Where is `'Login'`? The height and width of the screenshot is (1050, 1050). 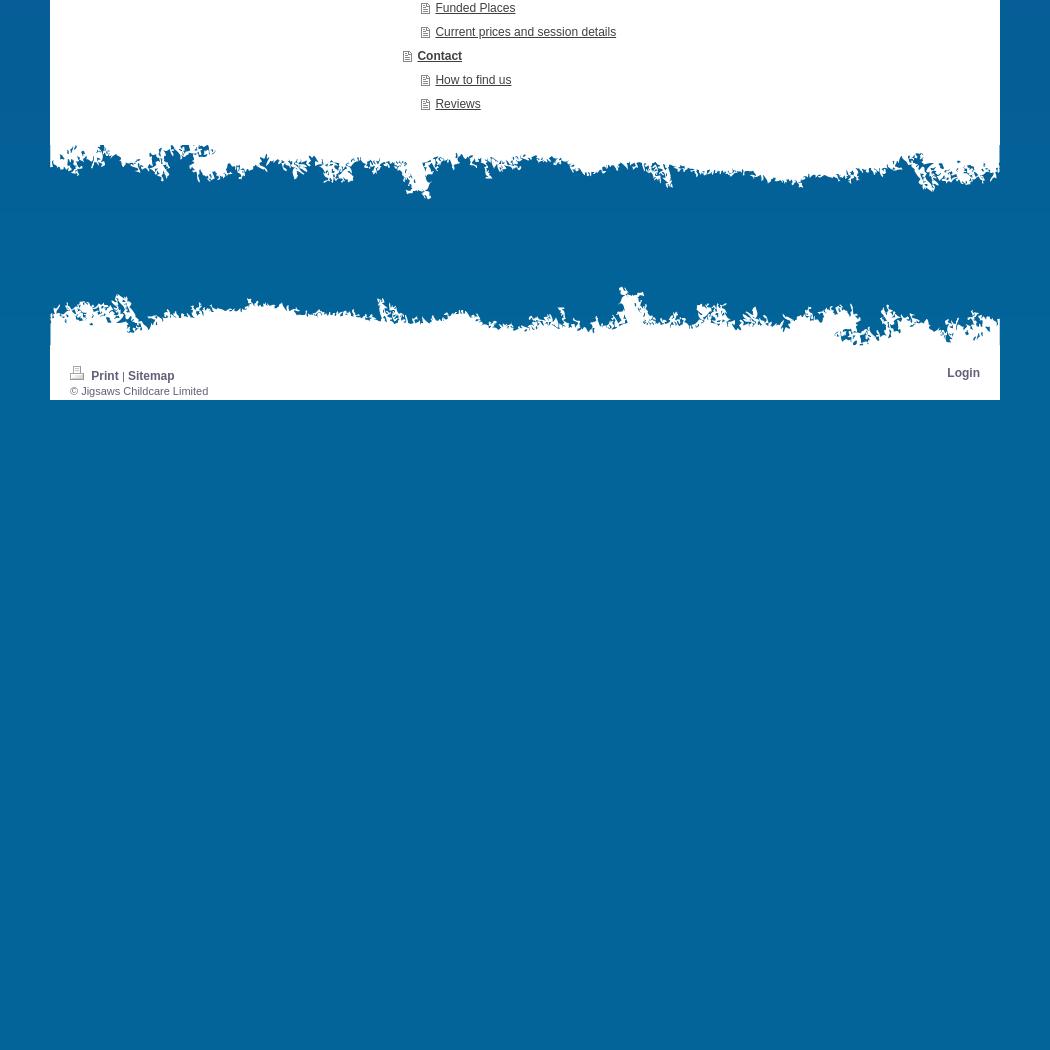 'Login' is located at coordinates (962, 371).